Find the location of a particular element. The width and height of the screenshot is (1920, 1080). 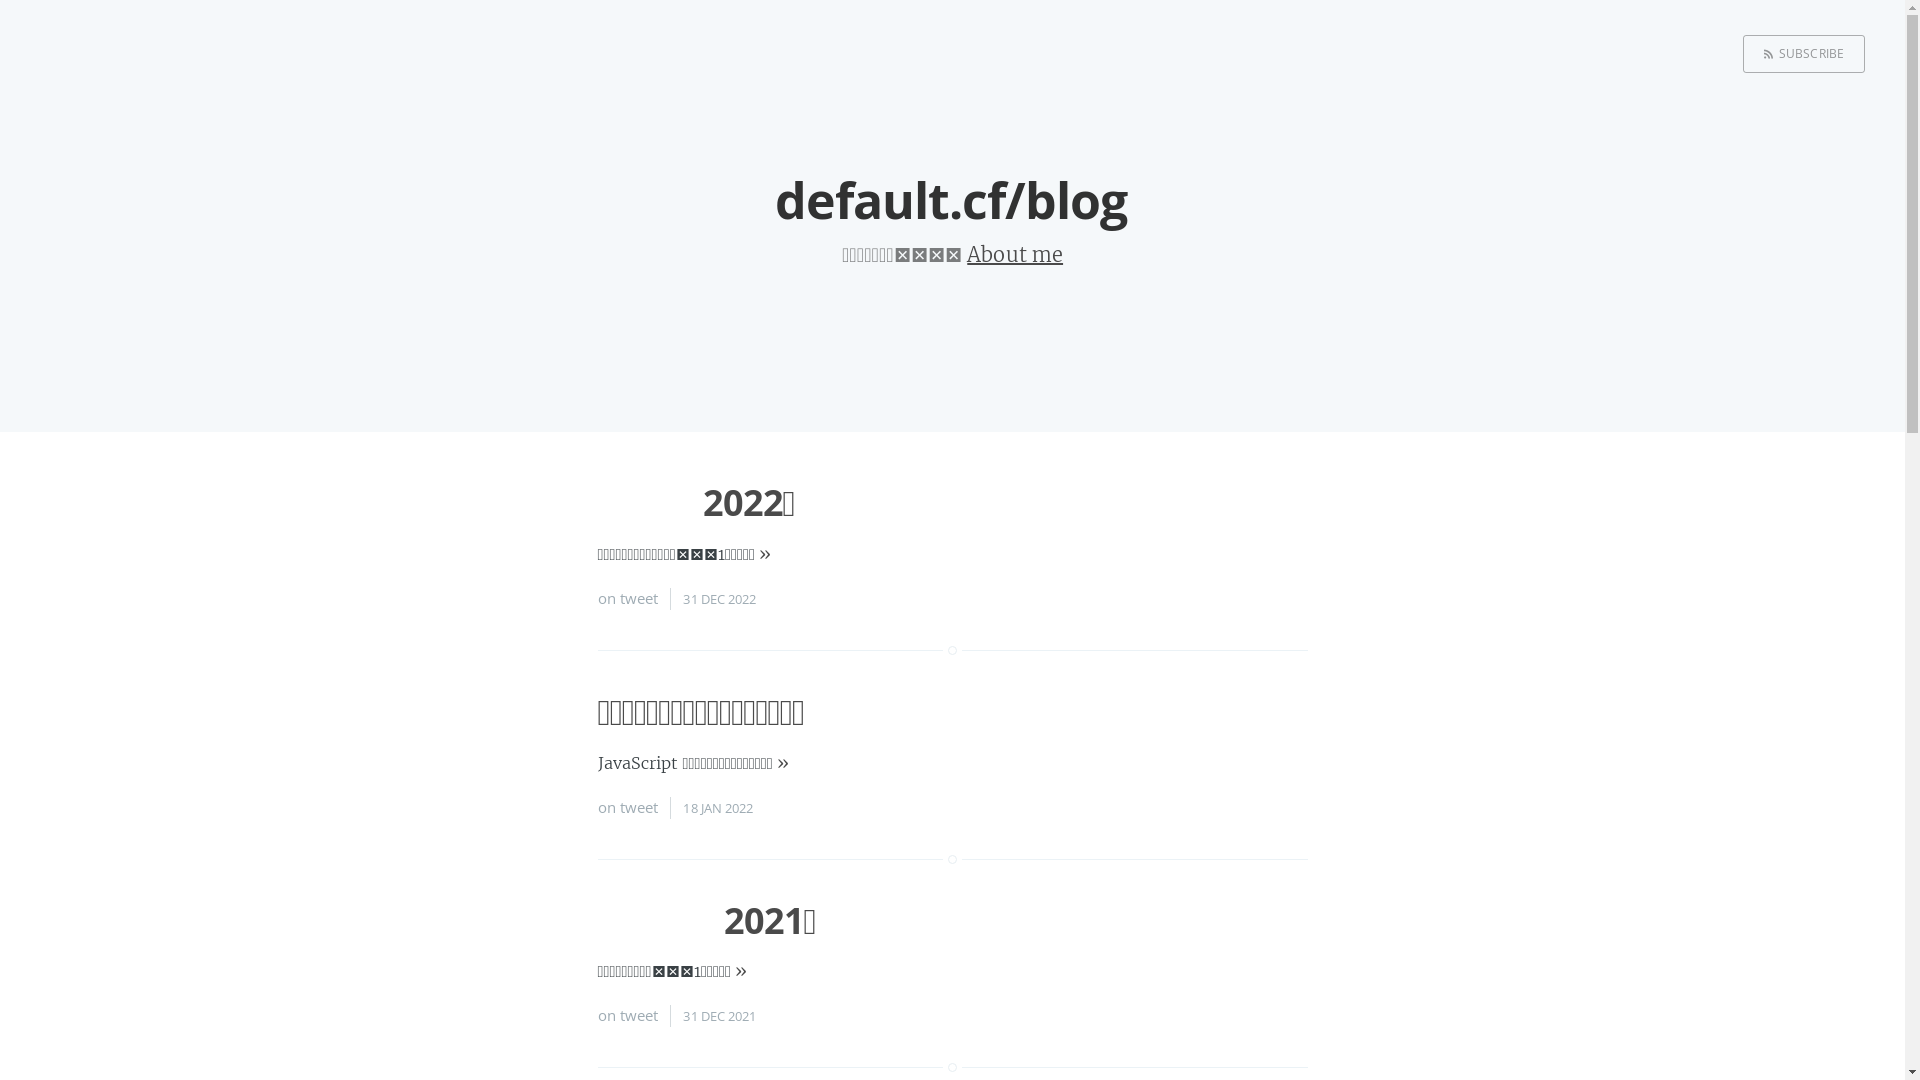

'SUBSCRIBE' is located at coordinates (1804, 53).